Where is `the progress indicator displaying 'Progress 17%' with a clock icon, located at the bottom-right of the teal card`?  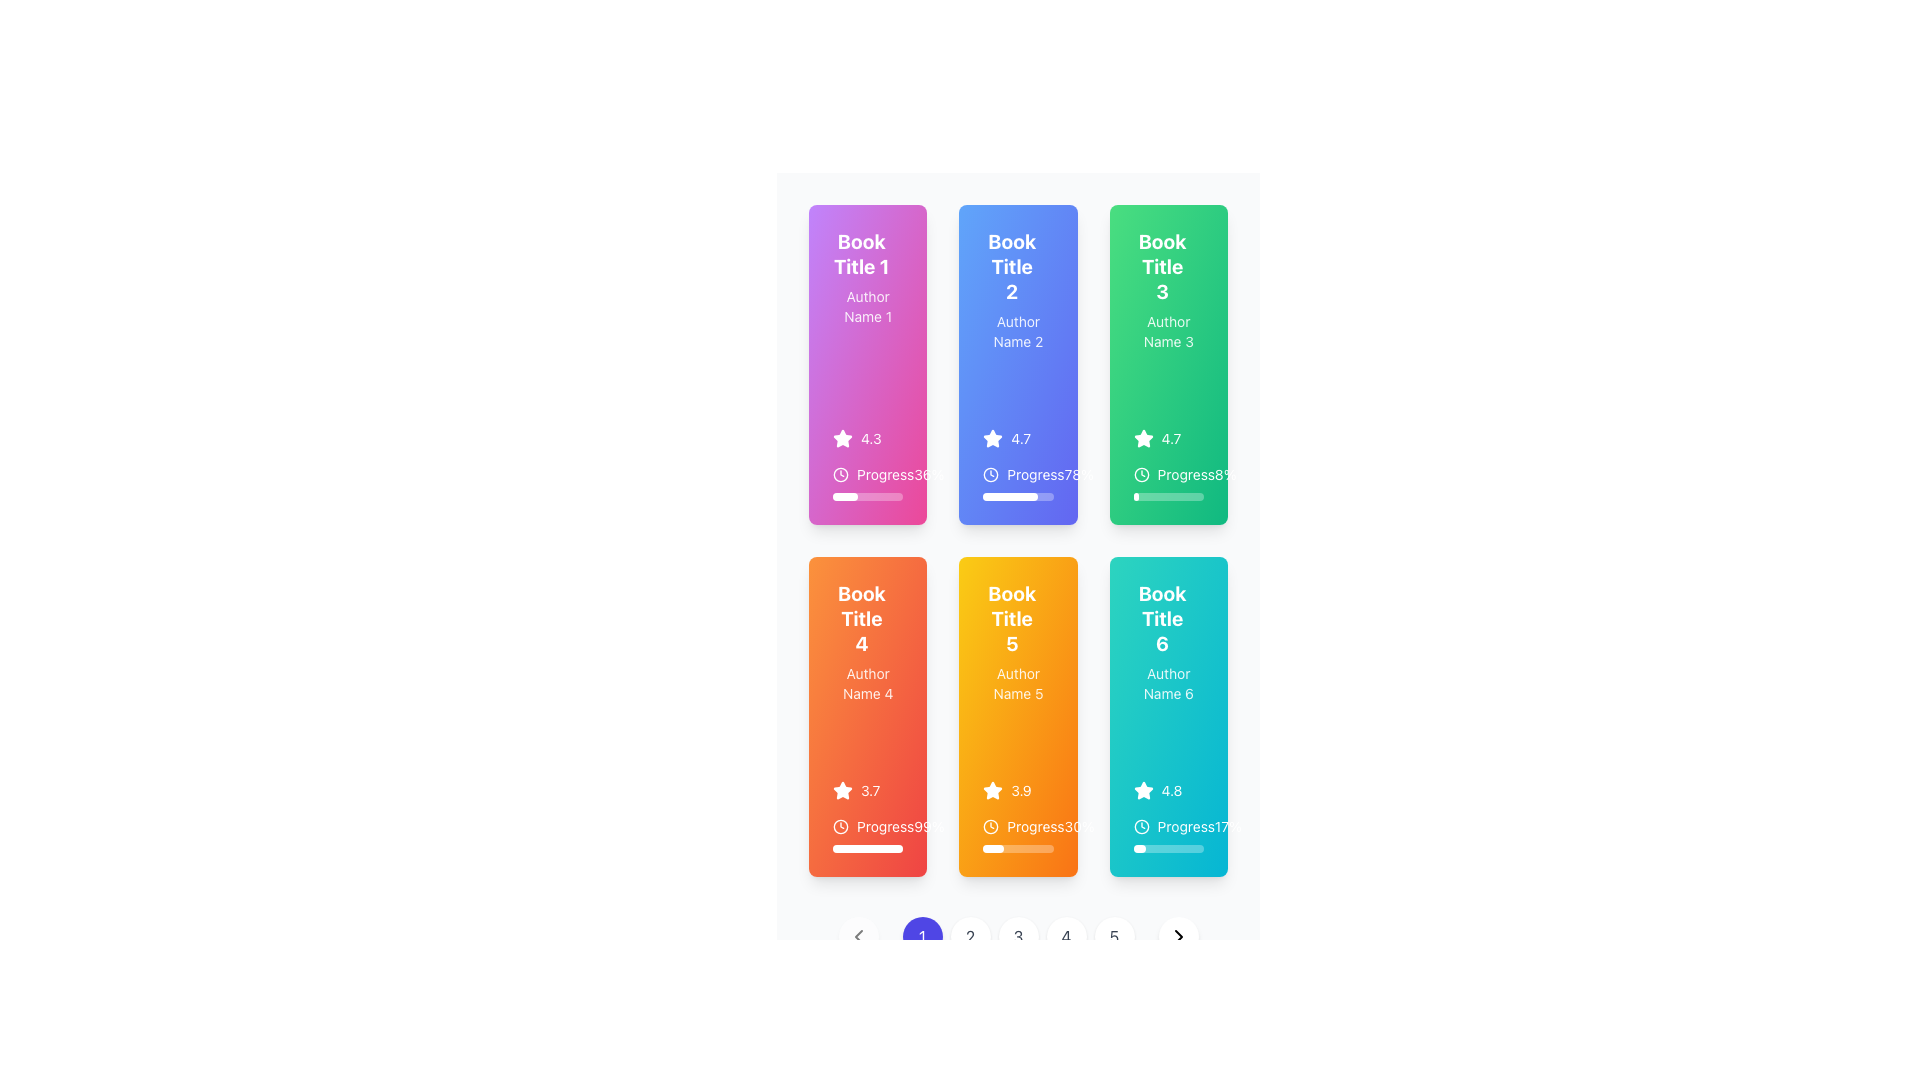
the progress indicator displaying 'Progress 17%' with a clock icon, located at the bottom-right of the teal card is located at coordinates (1168, 826).